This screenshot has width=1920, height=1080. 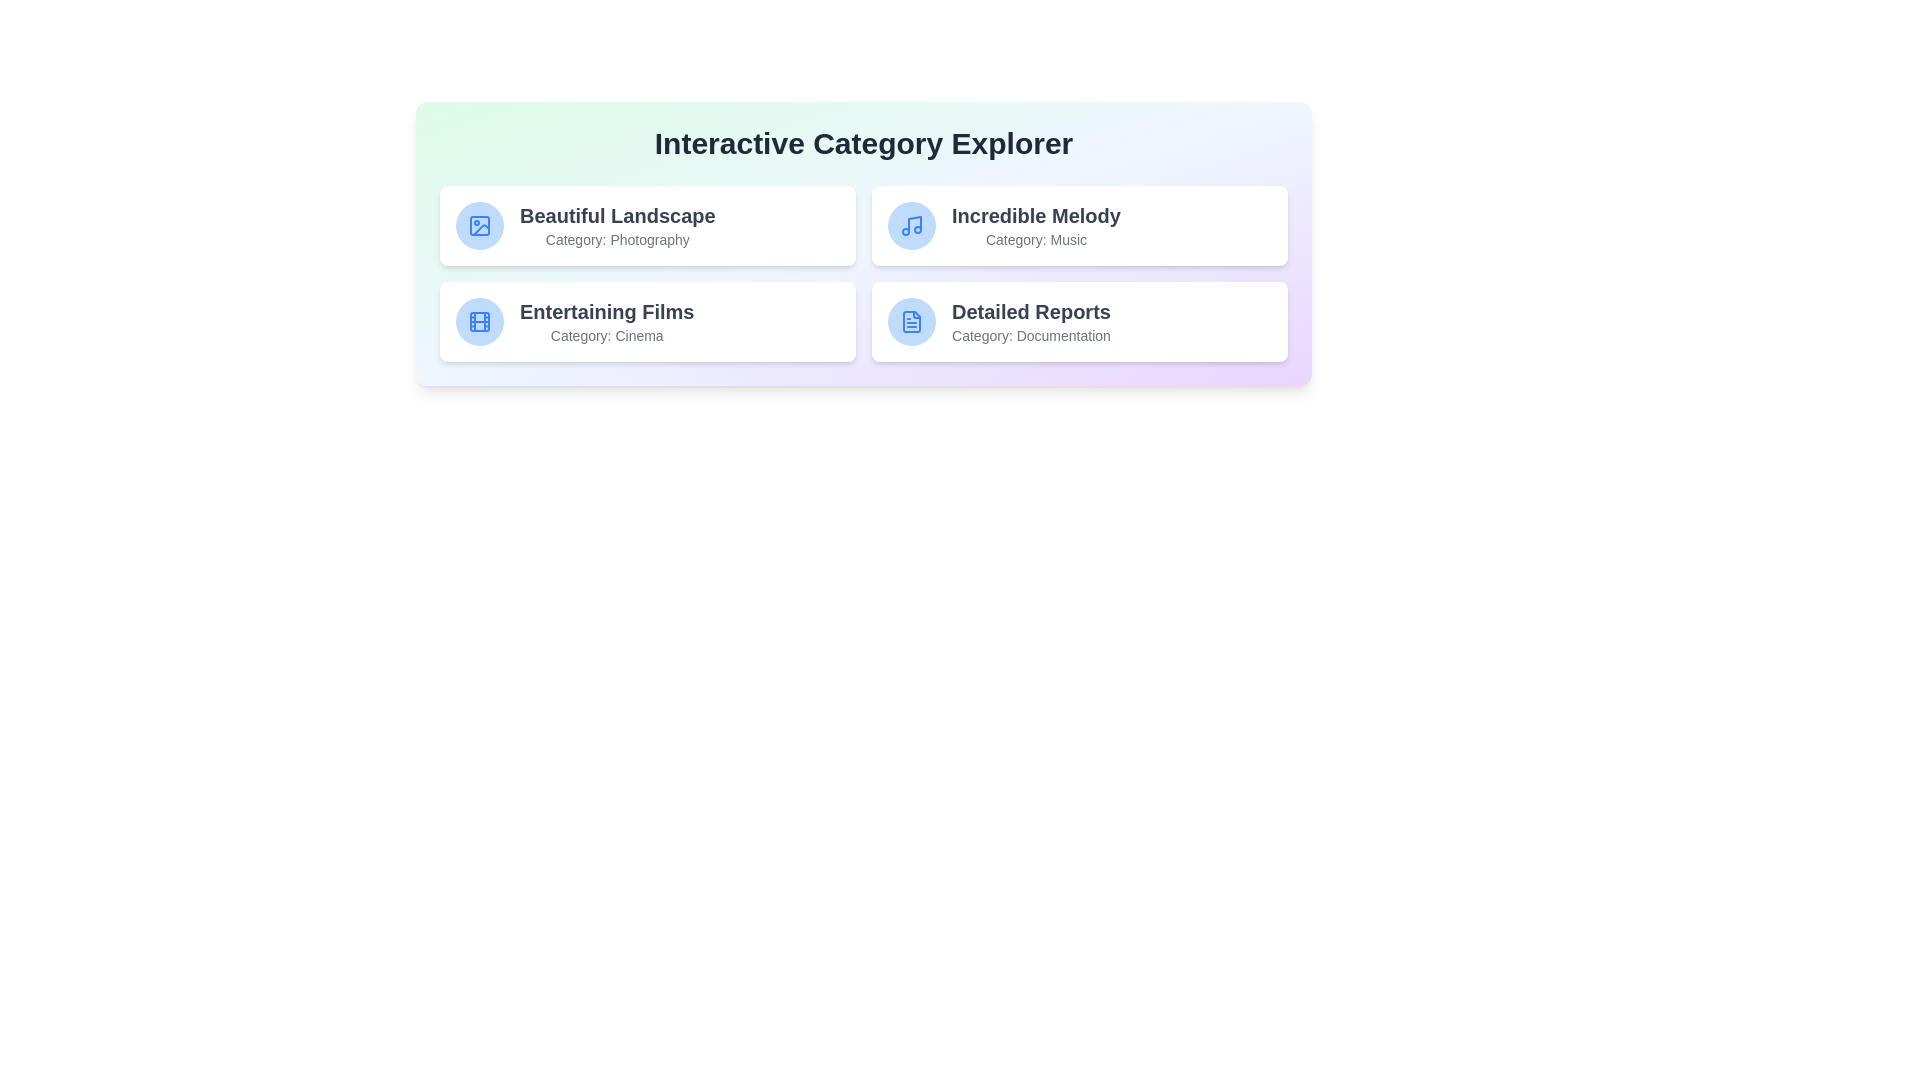 I want to click on the card representing the category Entertaining Films, so click(x=648, y=320).